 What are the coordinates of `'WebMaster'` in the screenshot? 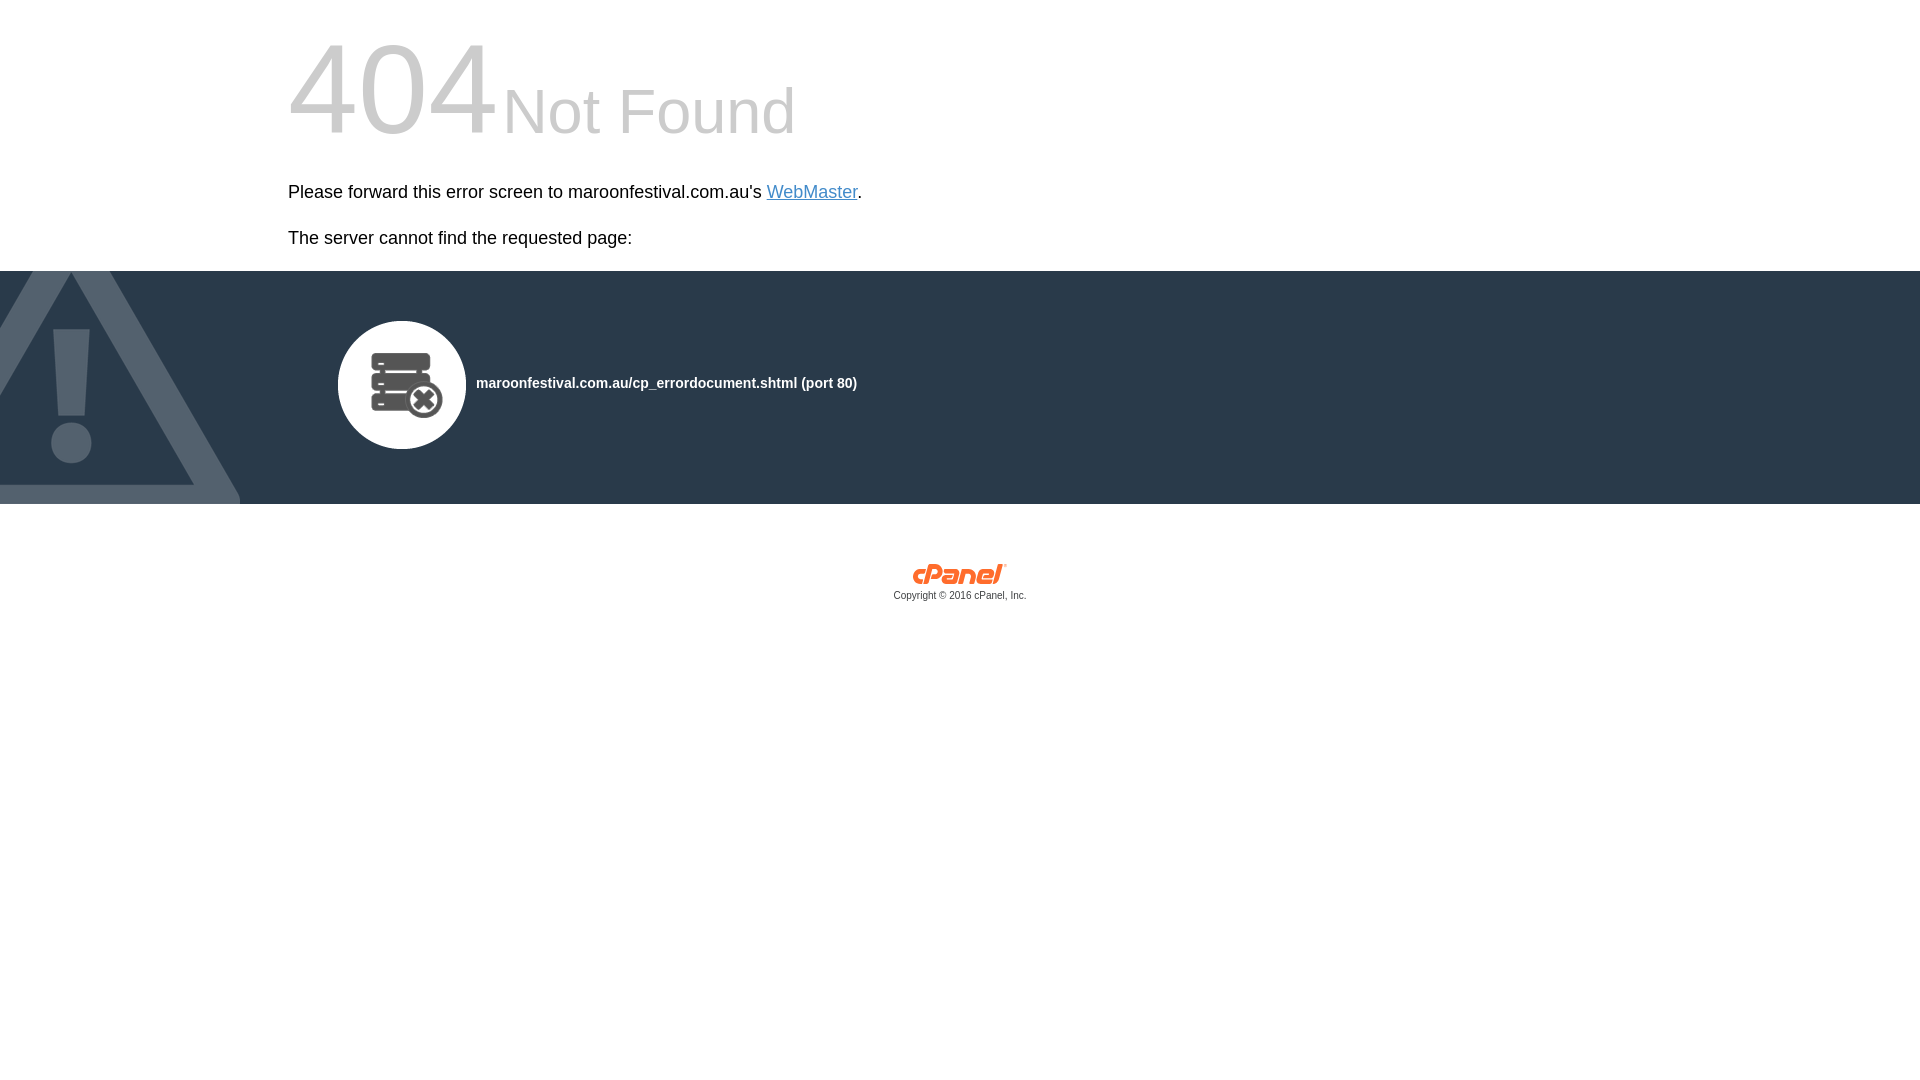 It's located at (766, 192).